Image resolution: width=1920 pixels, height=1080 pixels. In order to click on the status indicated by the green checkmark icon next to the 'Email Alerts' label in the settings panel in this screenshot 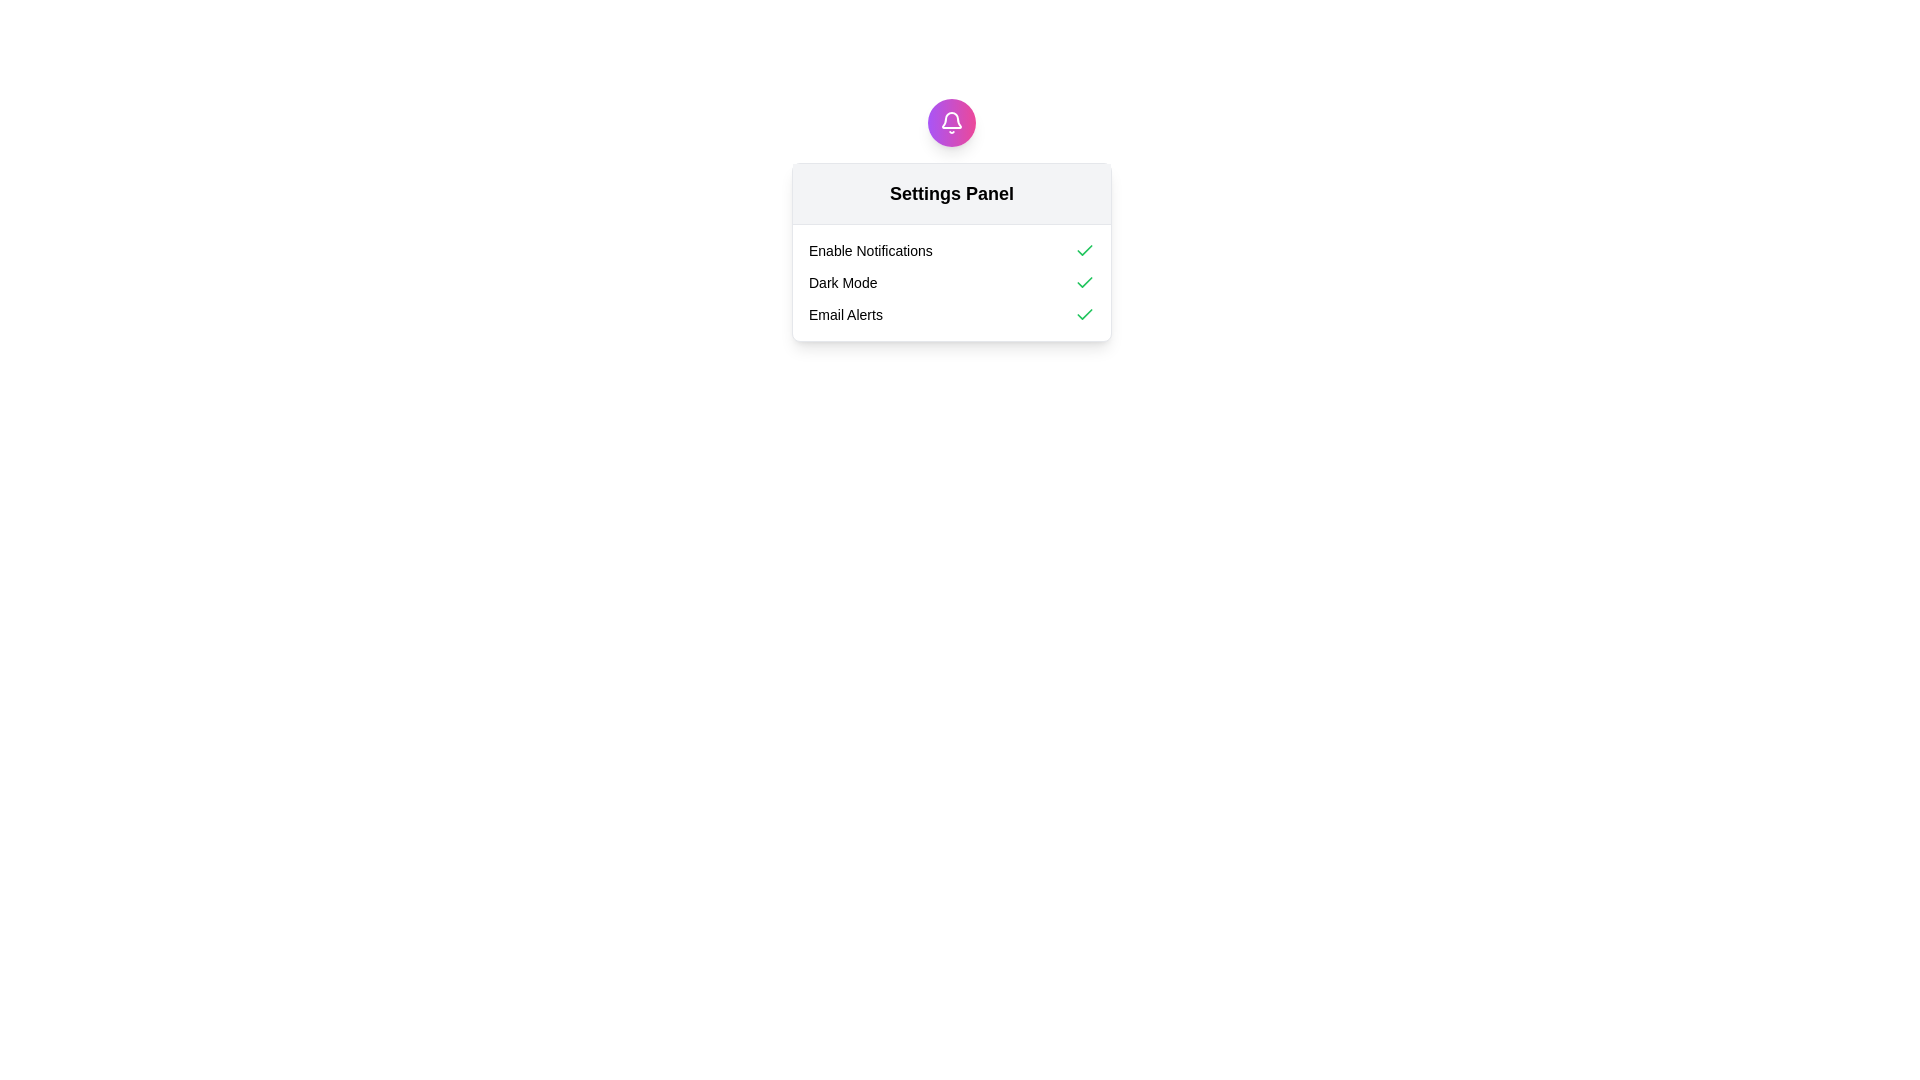, I will do `click(1083, 315)`.